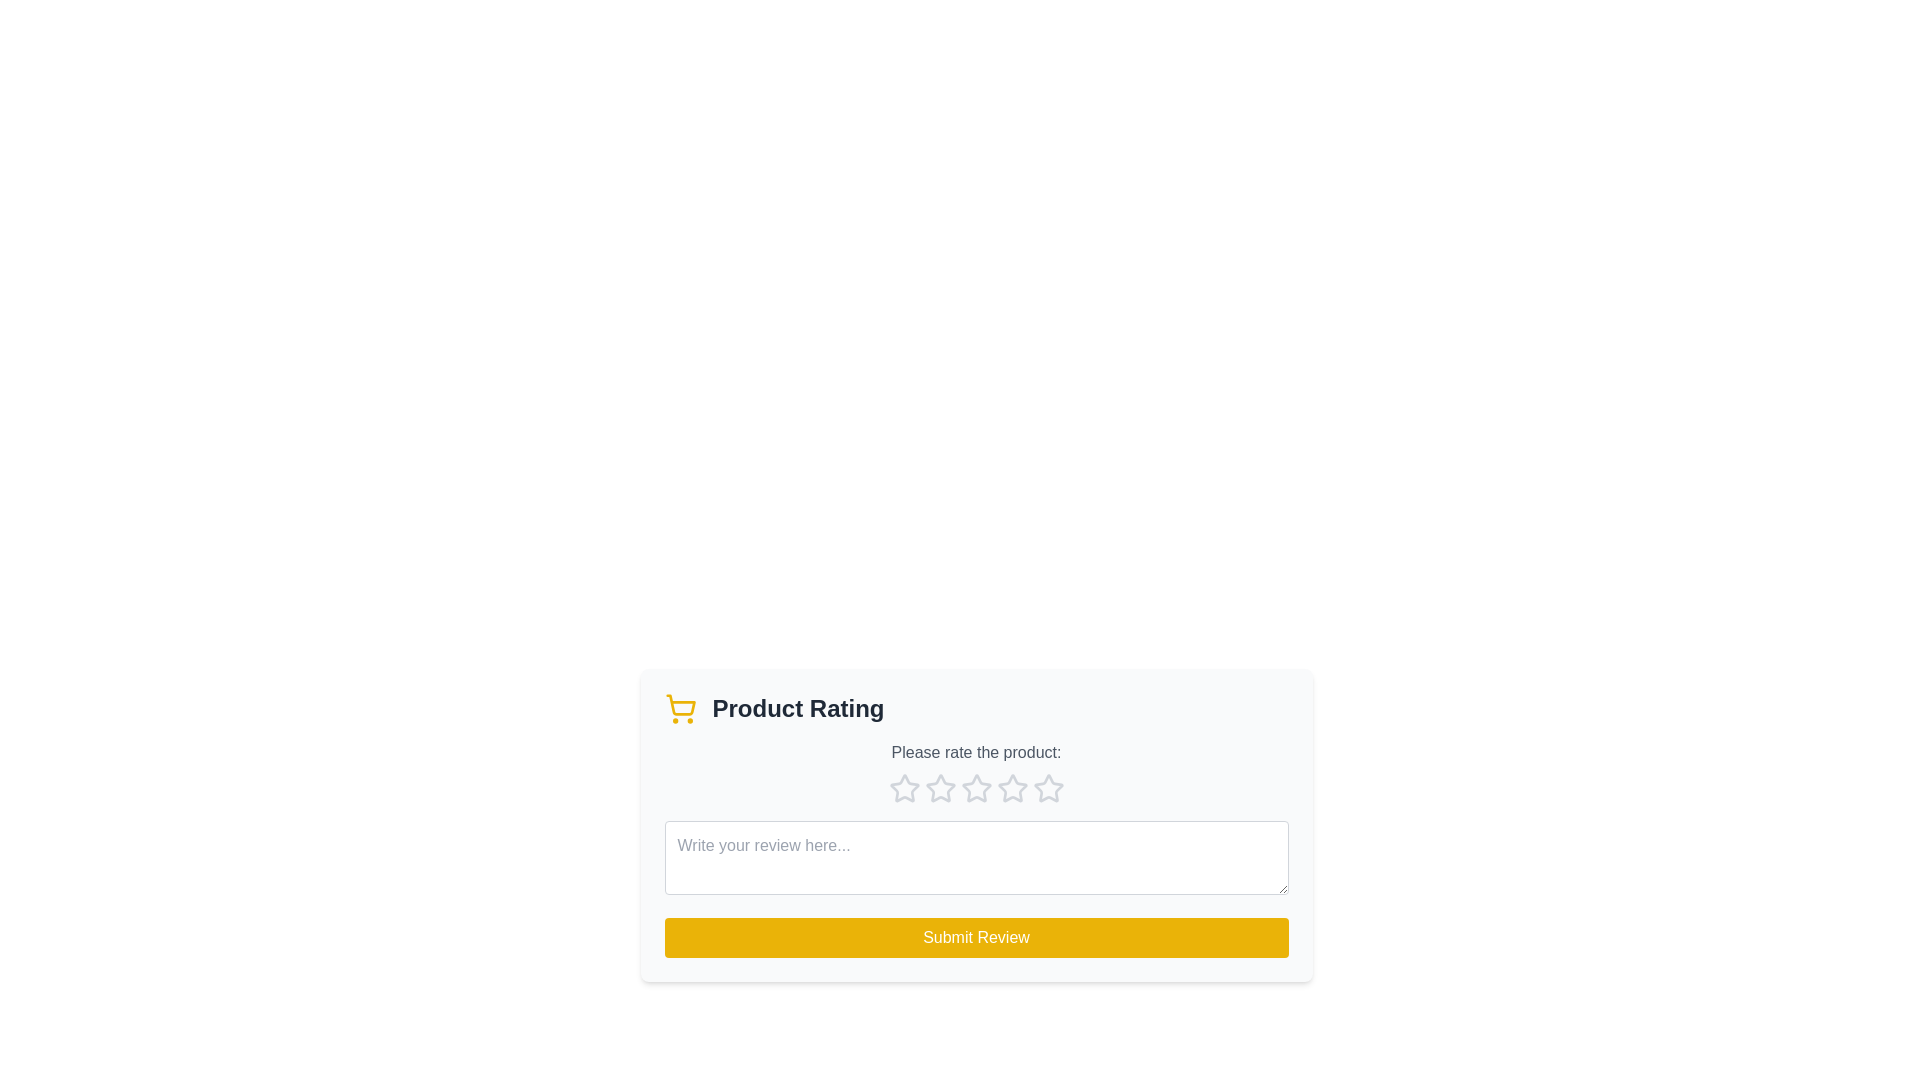 The height and width of the screenshot is (1080, 1920). Describe the element at coordinates (903, 788) in the screenshot. I see `the first star icon in the product rating system` at that location.